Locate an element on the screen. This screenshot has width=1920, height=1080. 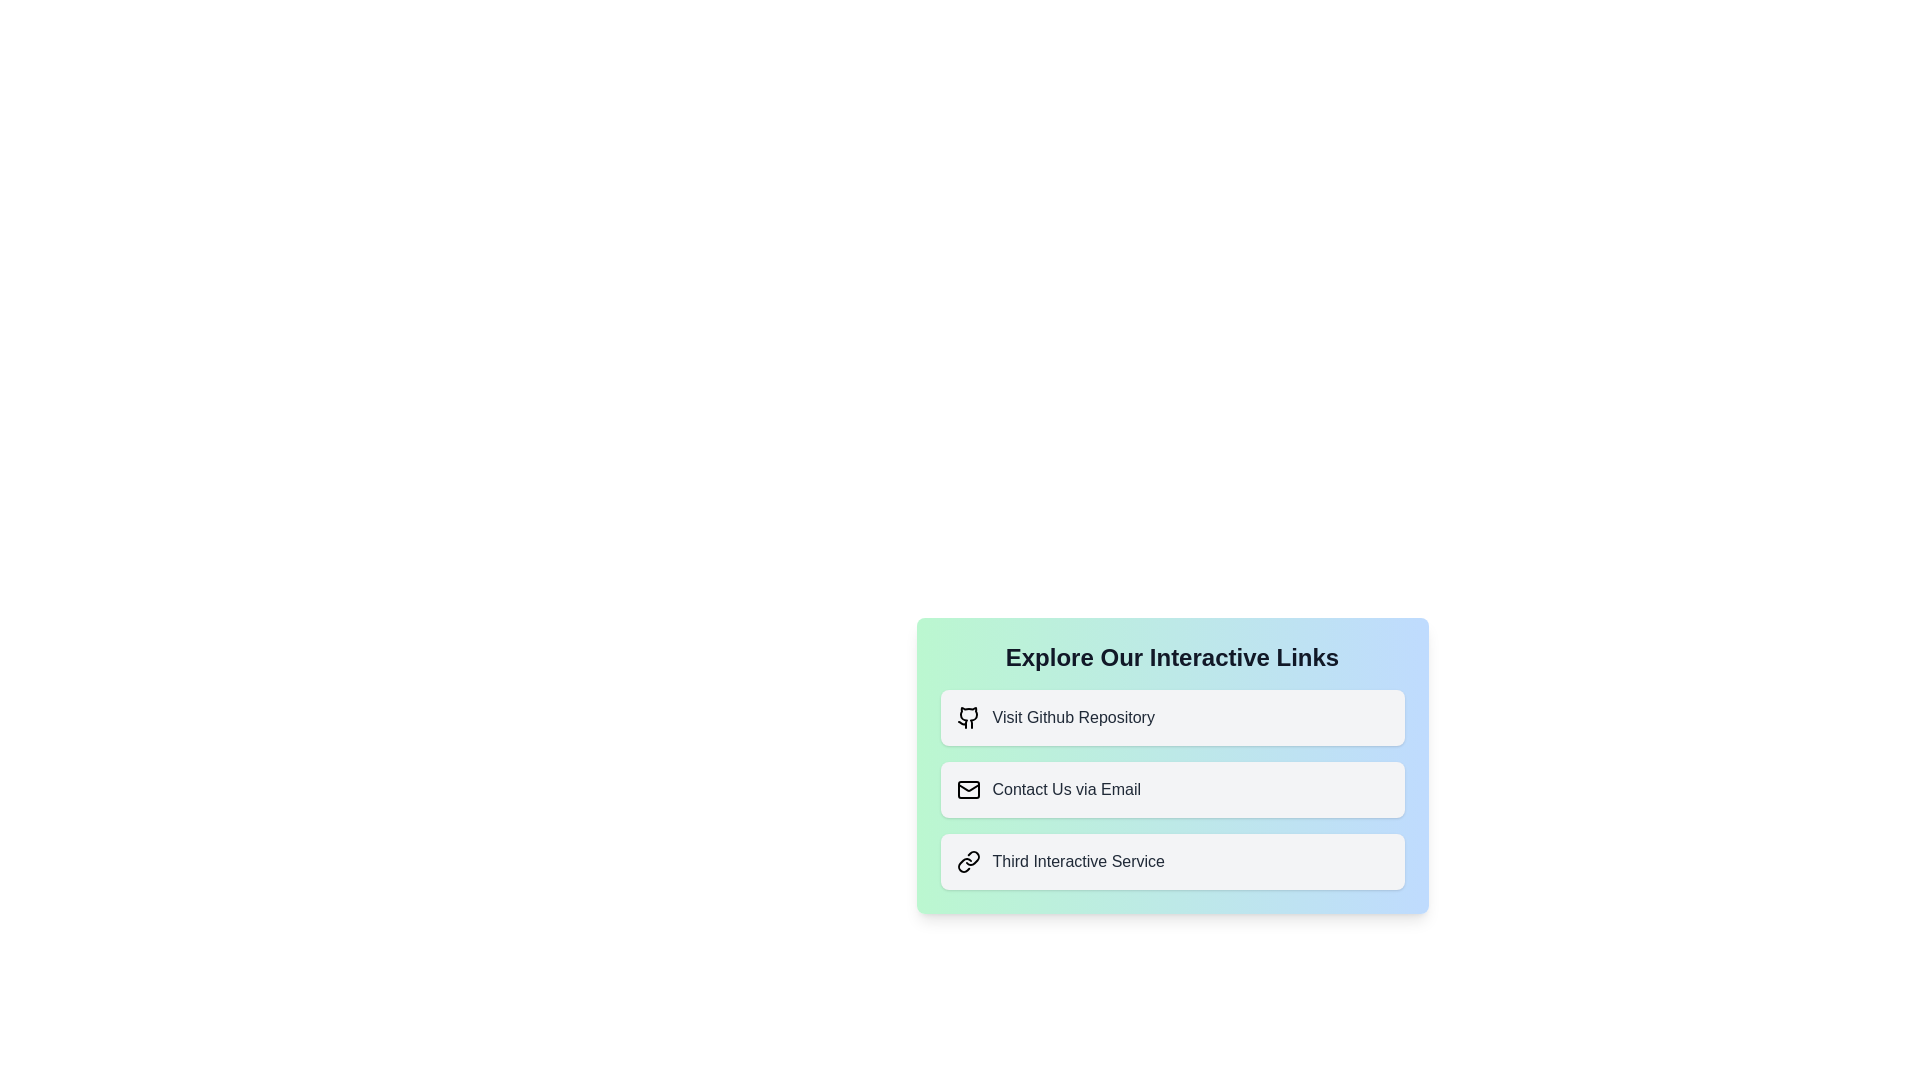
the interactive link that initiates a new email to 'info@company.com', which is the second item in a vertical list of options is located at coordinates (1172, 789).